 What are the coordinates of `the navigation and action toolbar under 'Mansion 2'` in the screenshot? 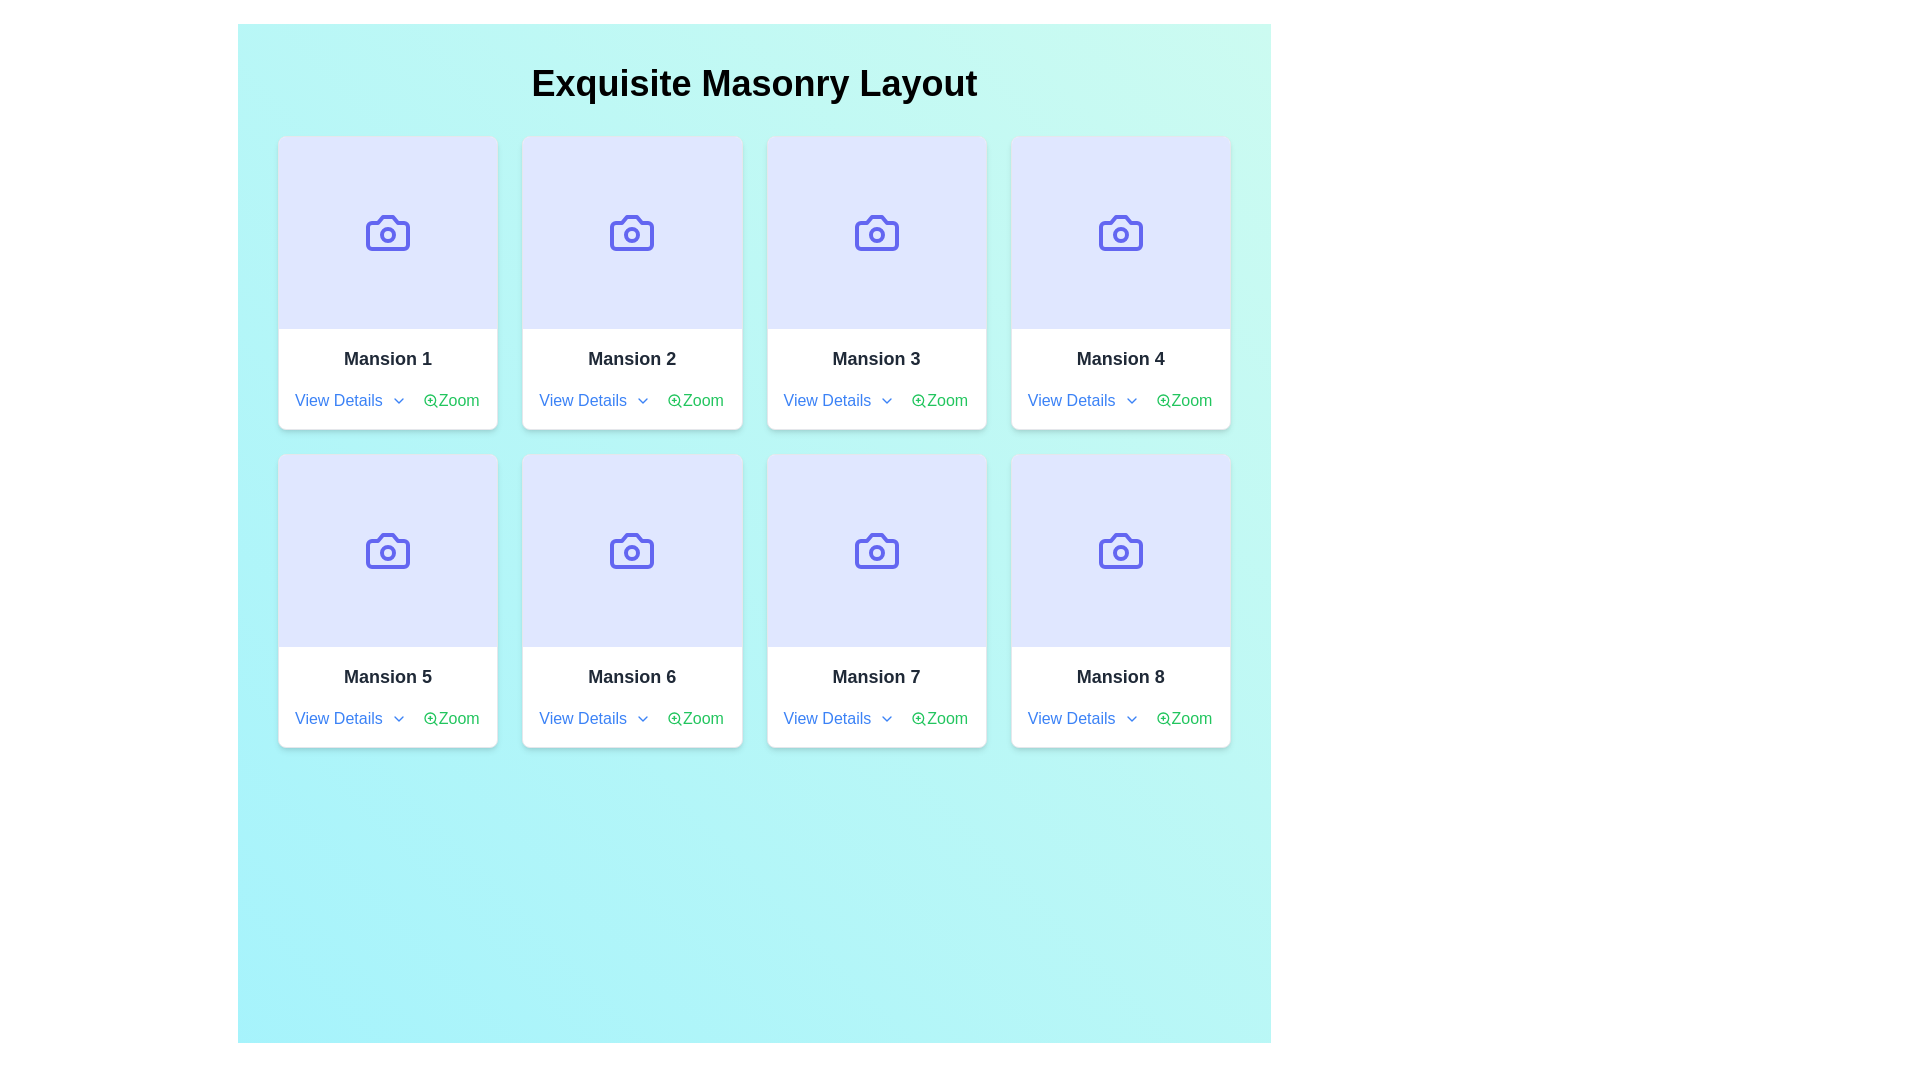 It's located at (631, 401).